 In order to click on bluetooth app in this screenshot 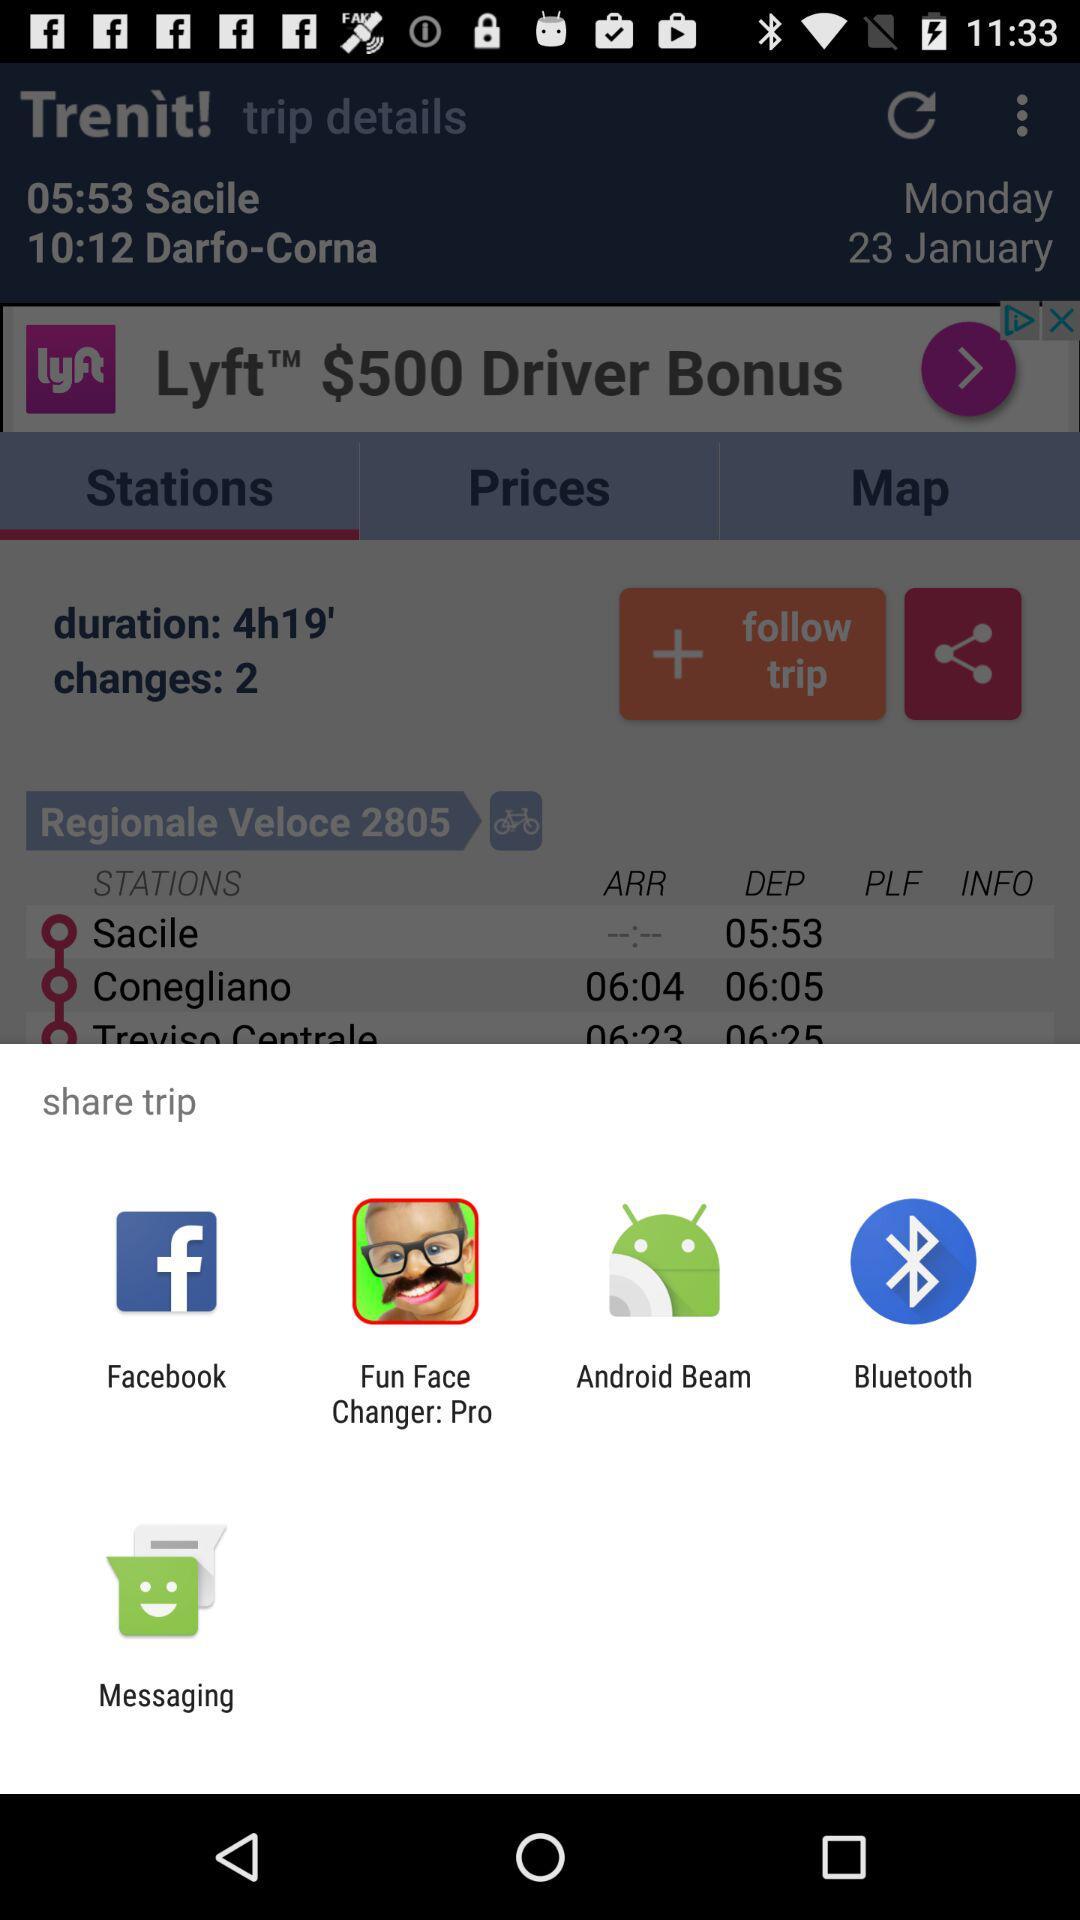, I will do `click(913, 1392)`.